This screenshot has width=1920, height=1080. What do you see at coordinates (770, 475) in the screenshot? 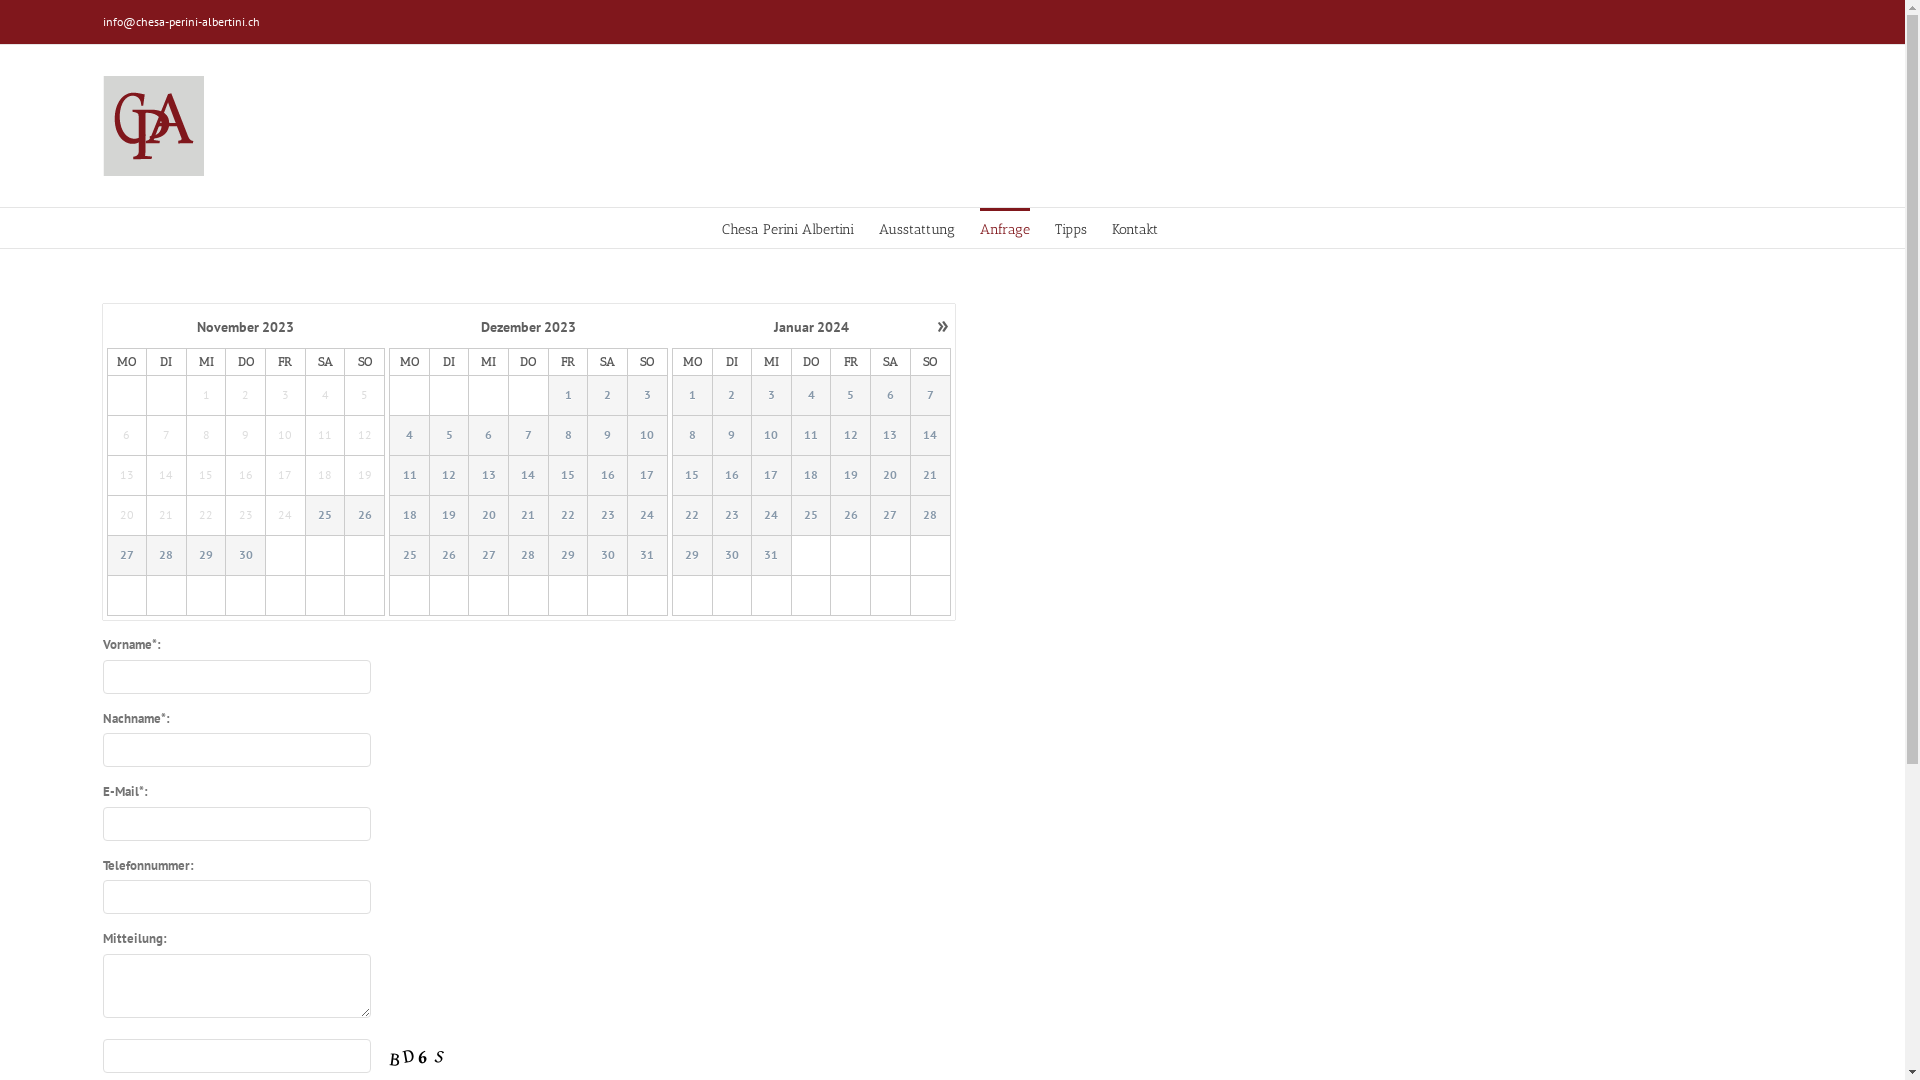
I see `'17'` at bounding box center [770, 475].